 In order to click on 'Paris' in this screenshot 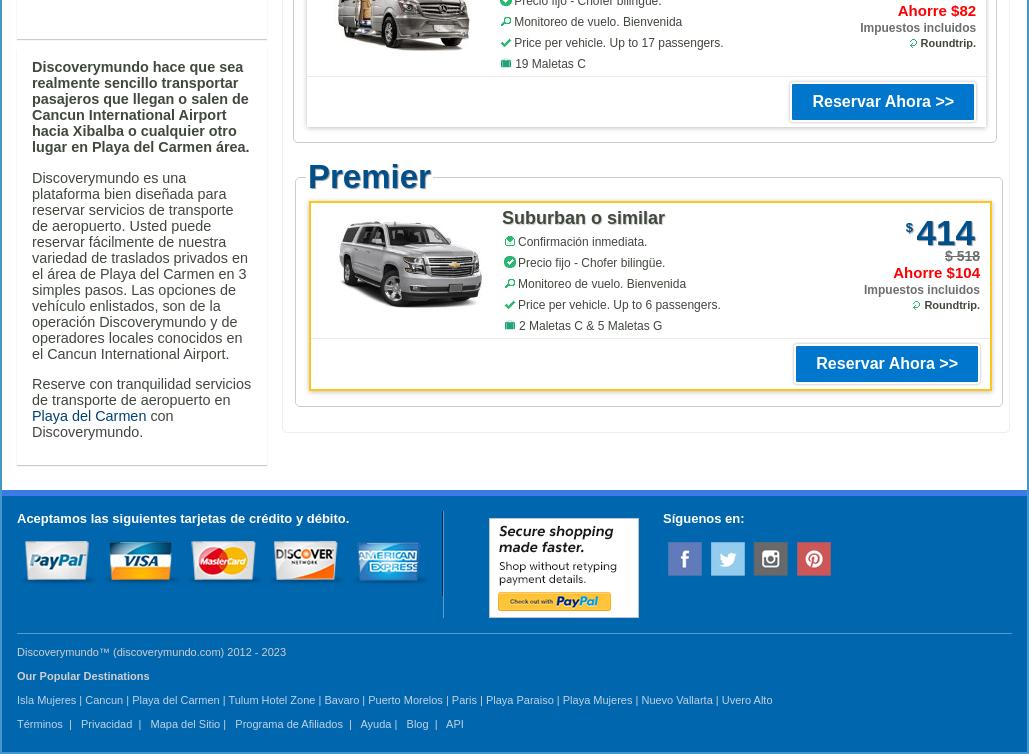, I will do `click(451, 698)`.